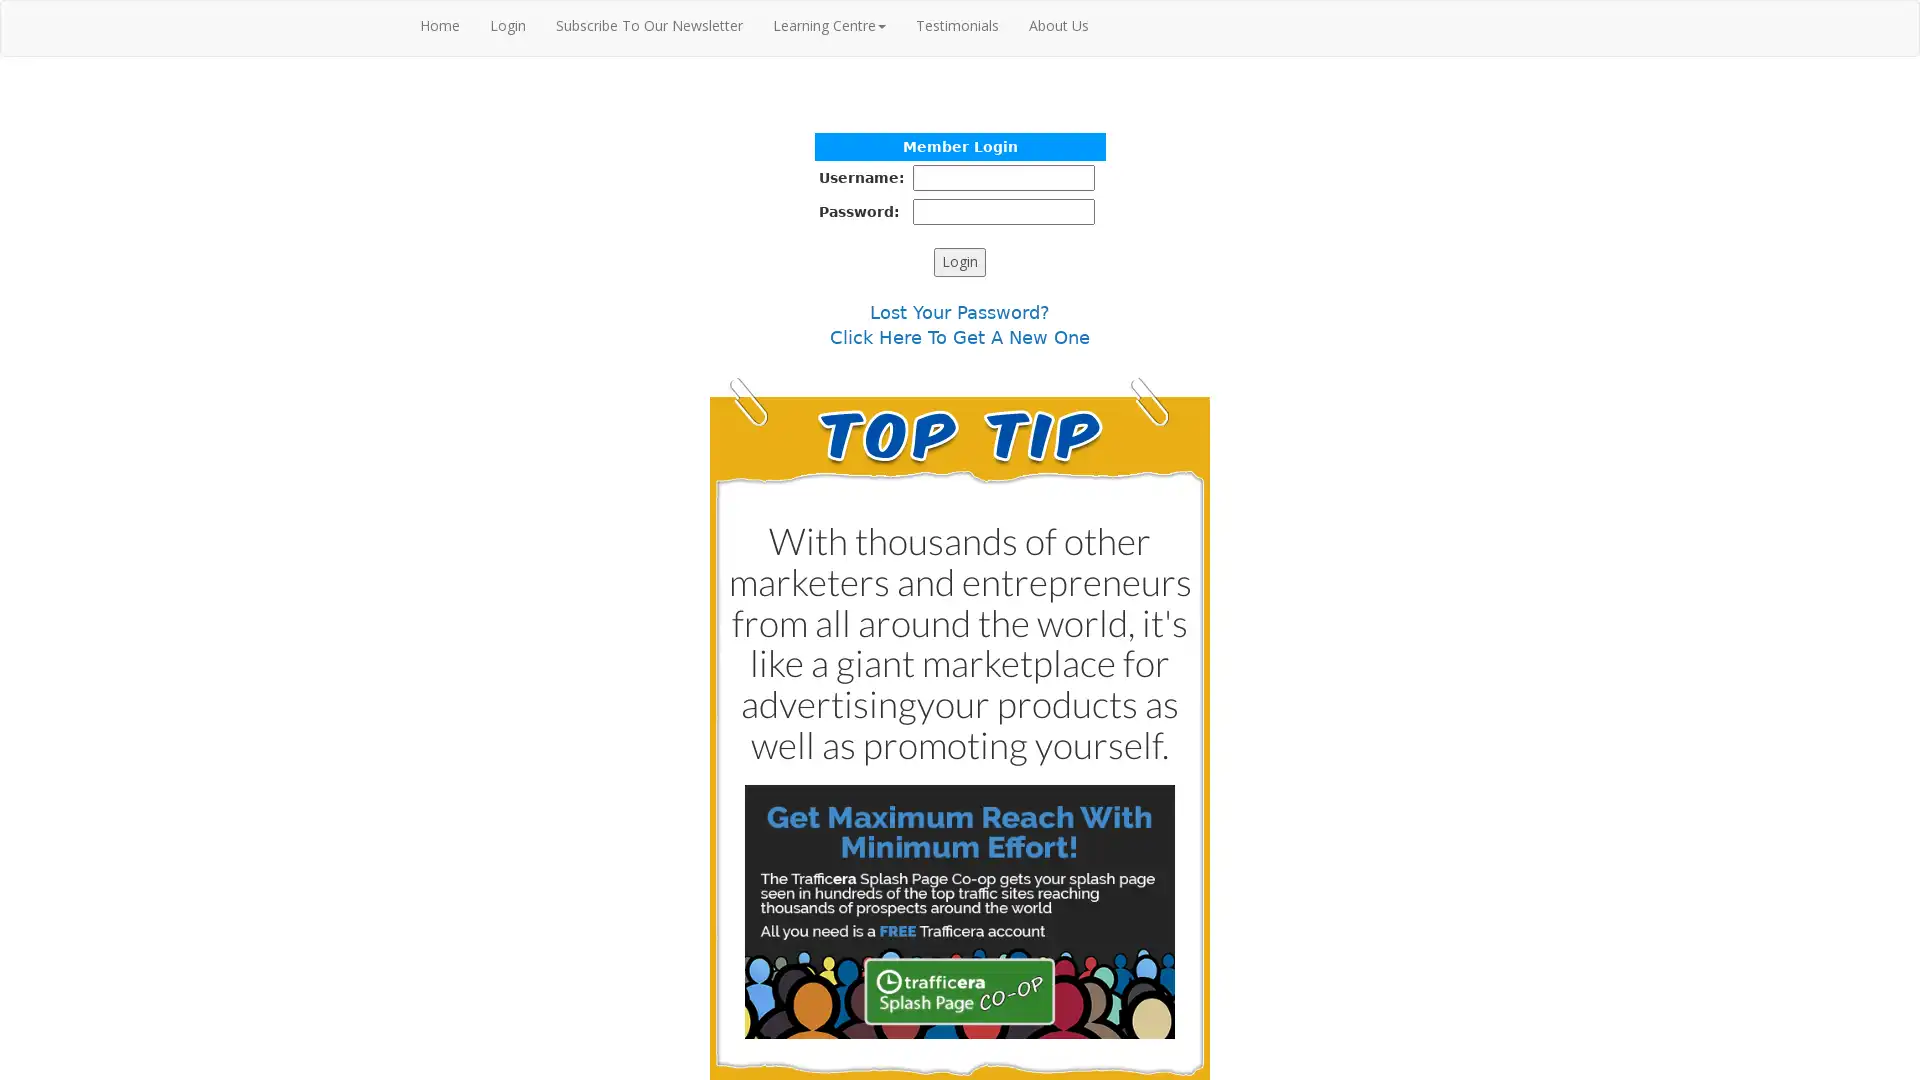  Describe the element at coordinates (960, 261) in the screenshot. I see `Login` at that location.